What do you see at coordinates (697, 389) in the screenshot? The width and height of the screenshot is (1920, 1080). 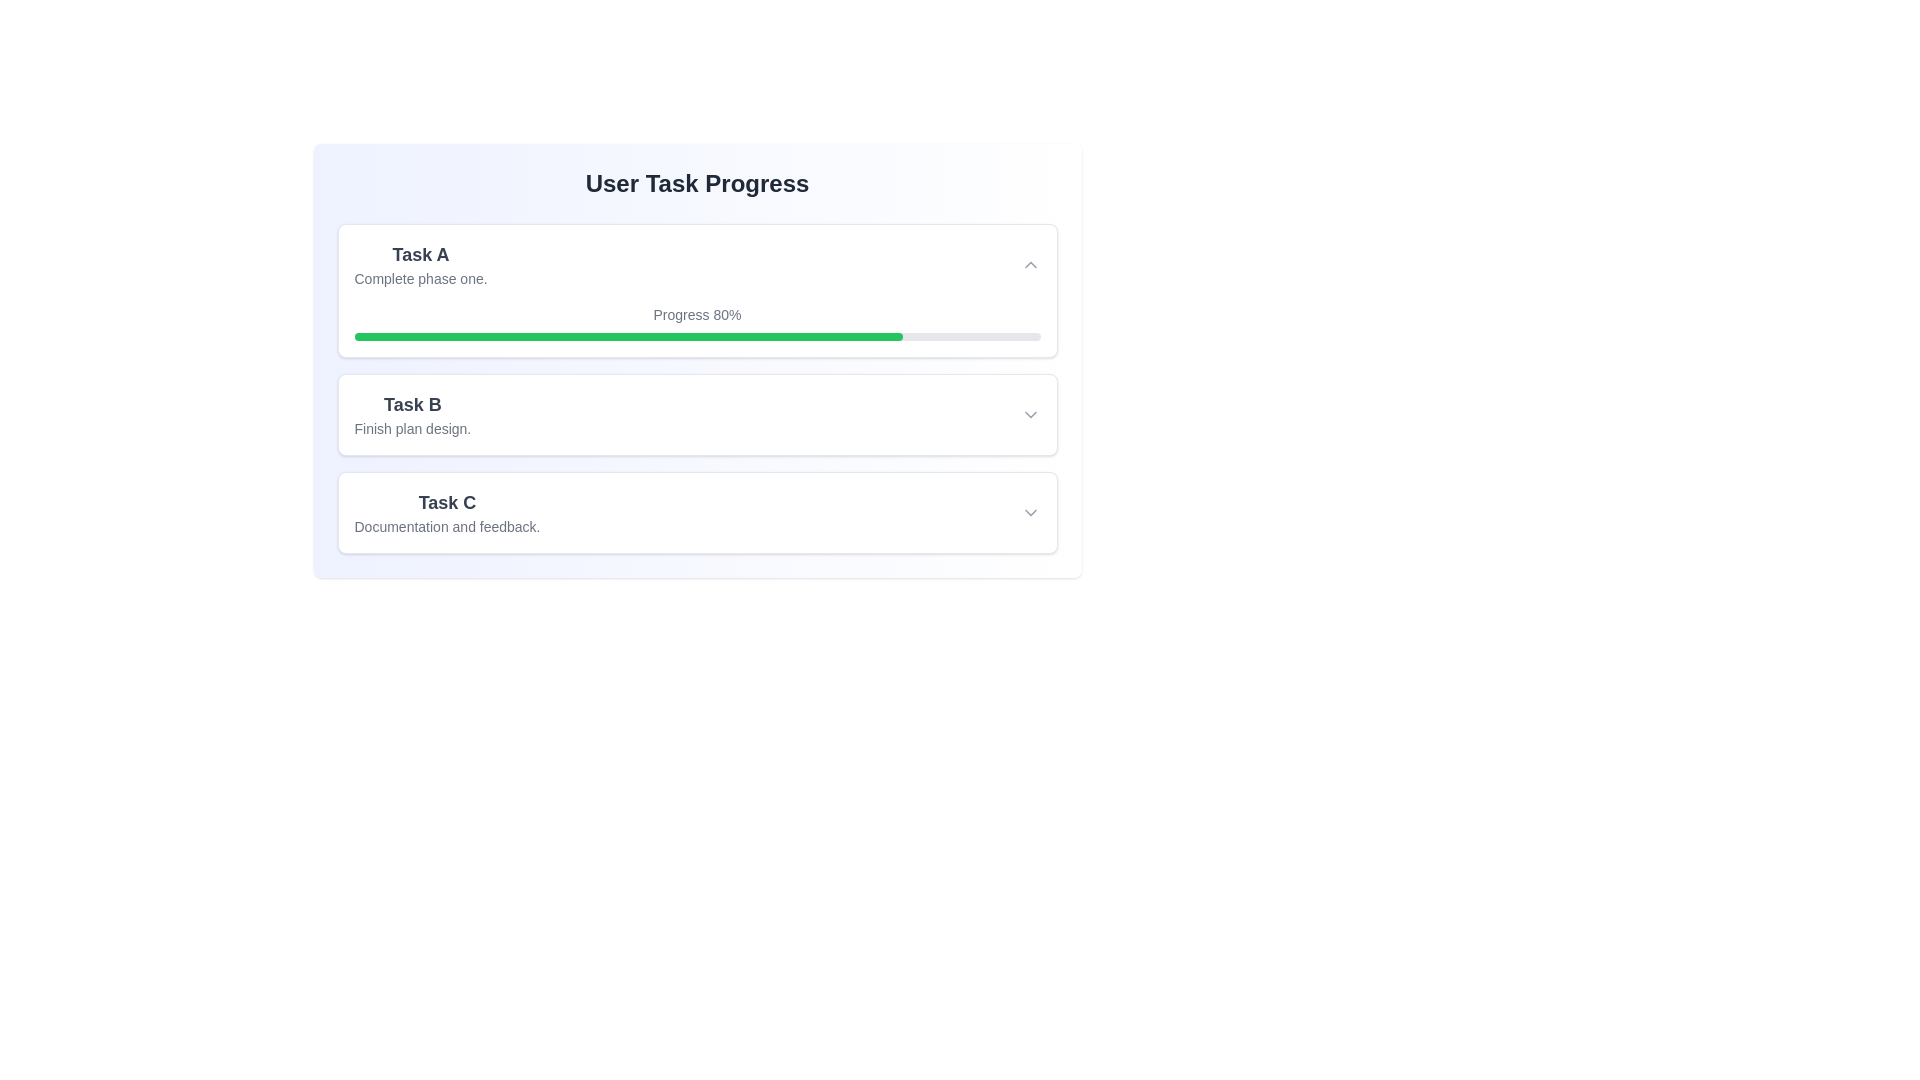 I see `the task card titled 'Task B' to edit the task details, which is located in the user task progress section between 'Task A' and 'Task C'` at bounding box center [697, 389].